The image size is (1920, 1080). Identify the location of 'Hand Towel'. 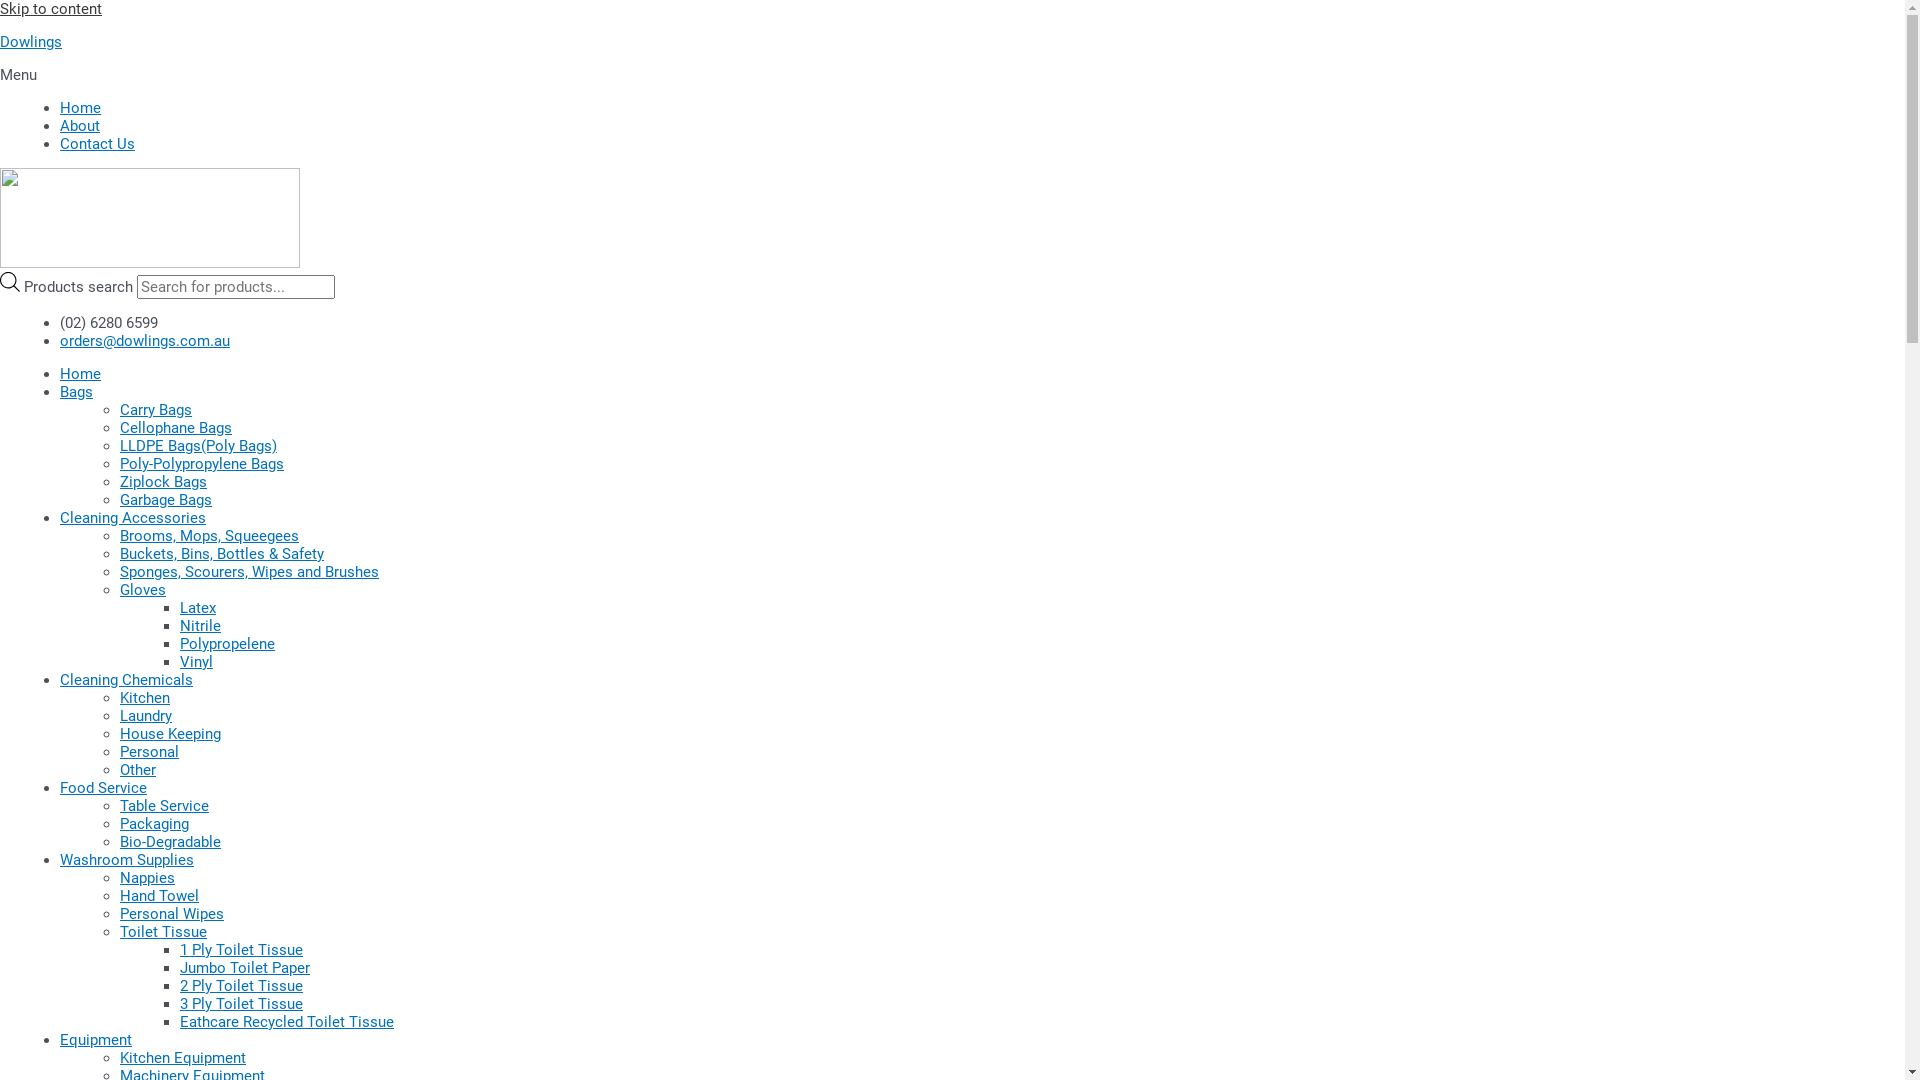
(158, 894).